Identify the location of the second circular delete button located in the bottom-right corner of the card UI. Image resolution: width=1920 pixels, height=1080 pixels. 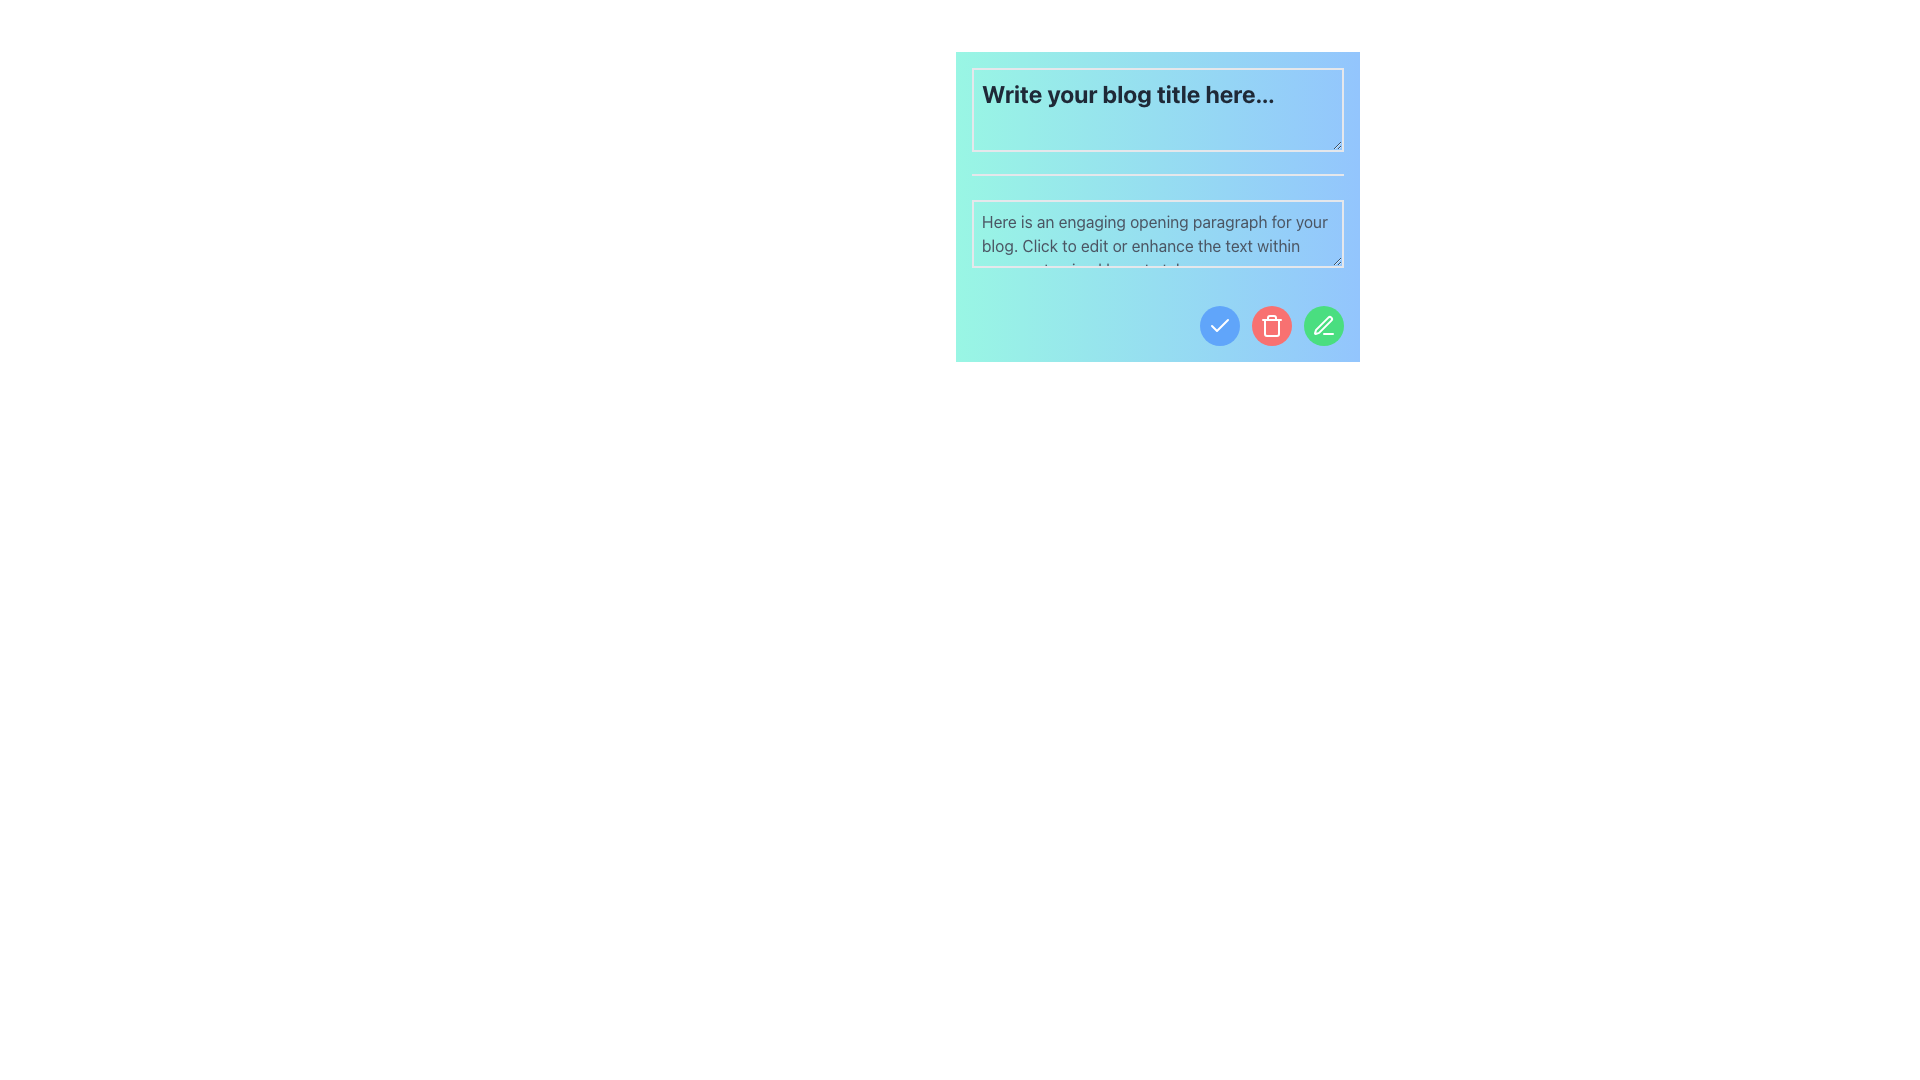
(1271, 325).